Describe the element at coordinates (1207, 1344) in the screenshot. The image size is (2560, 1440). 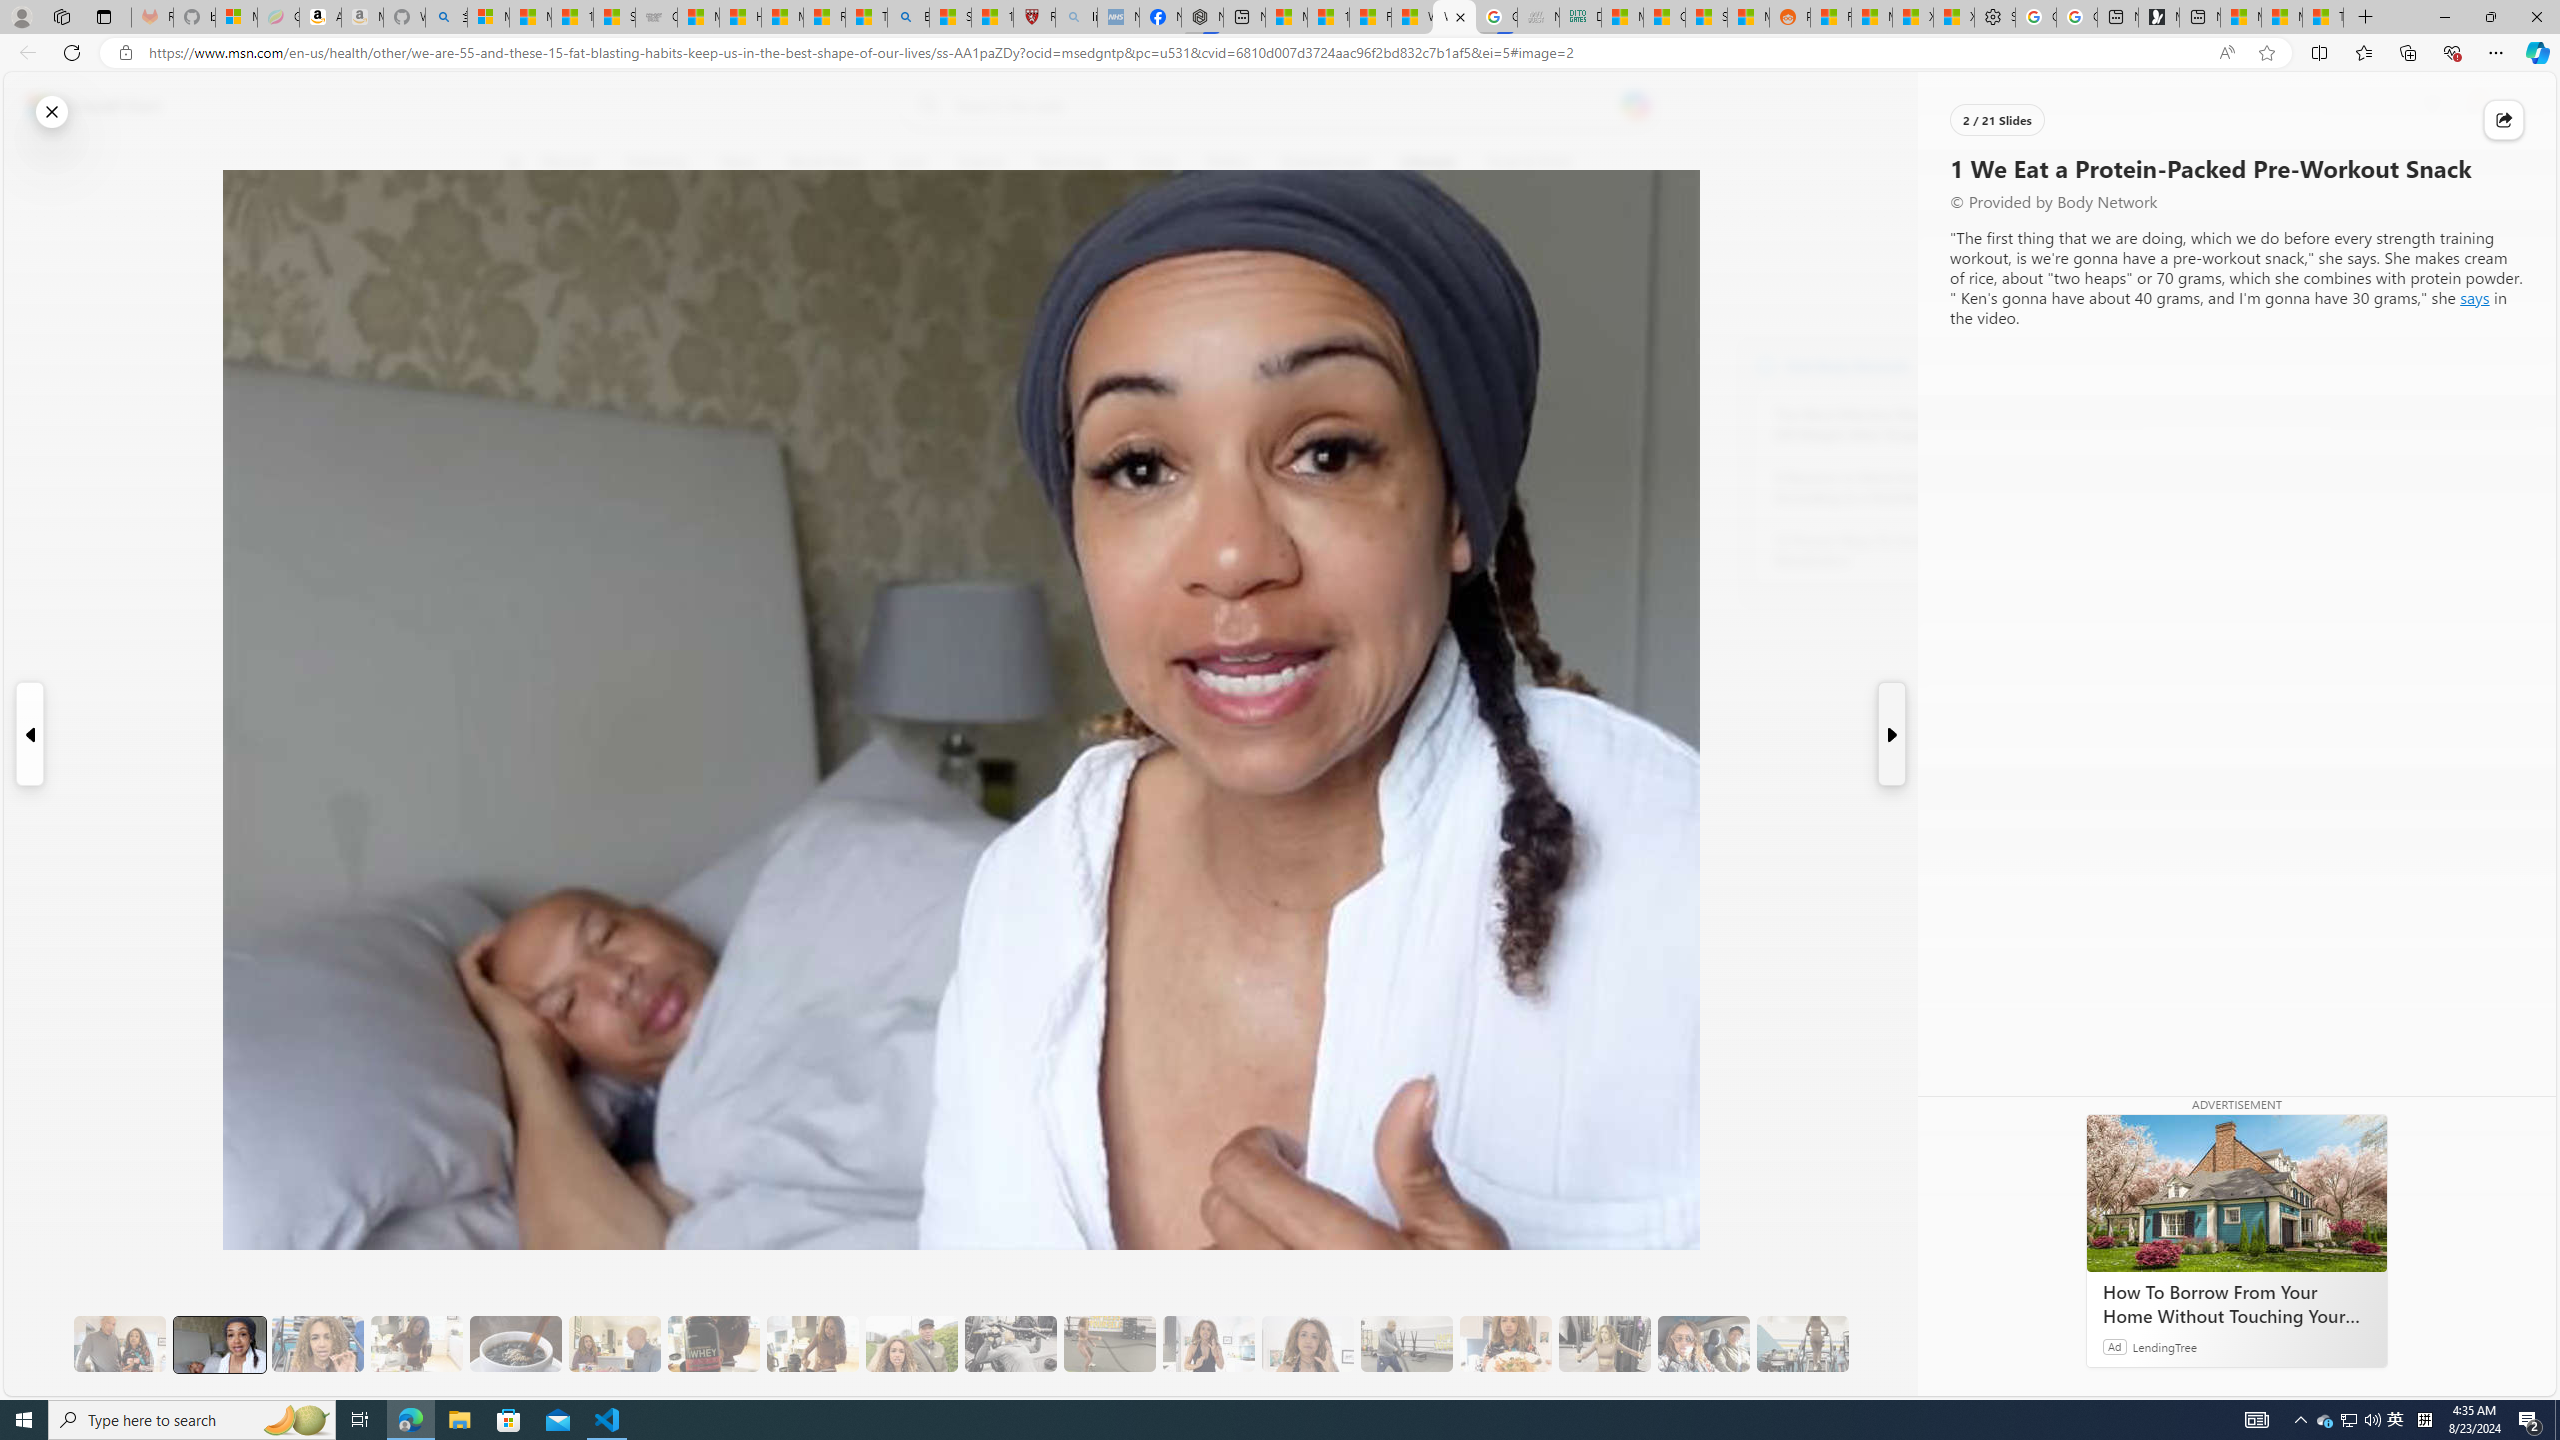
I see `'11 They Eat More Protein for Breakfast'` at that location.